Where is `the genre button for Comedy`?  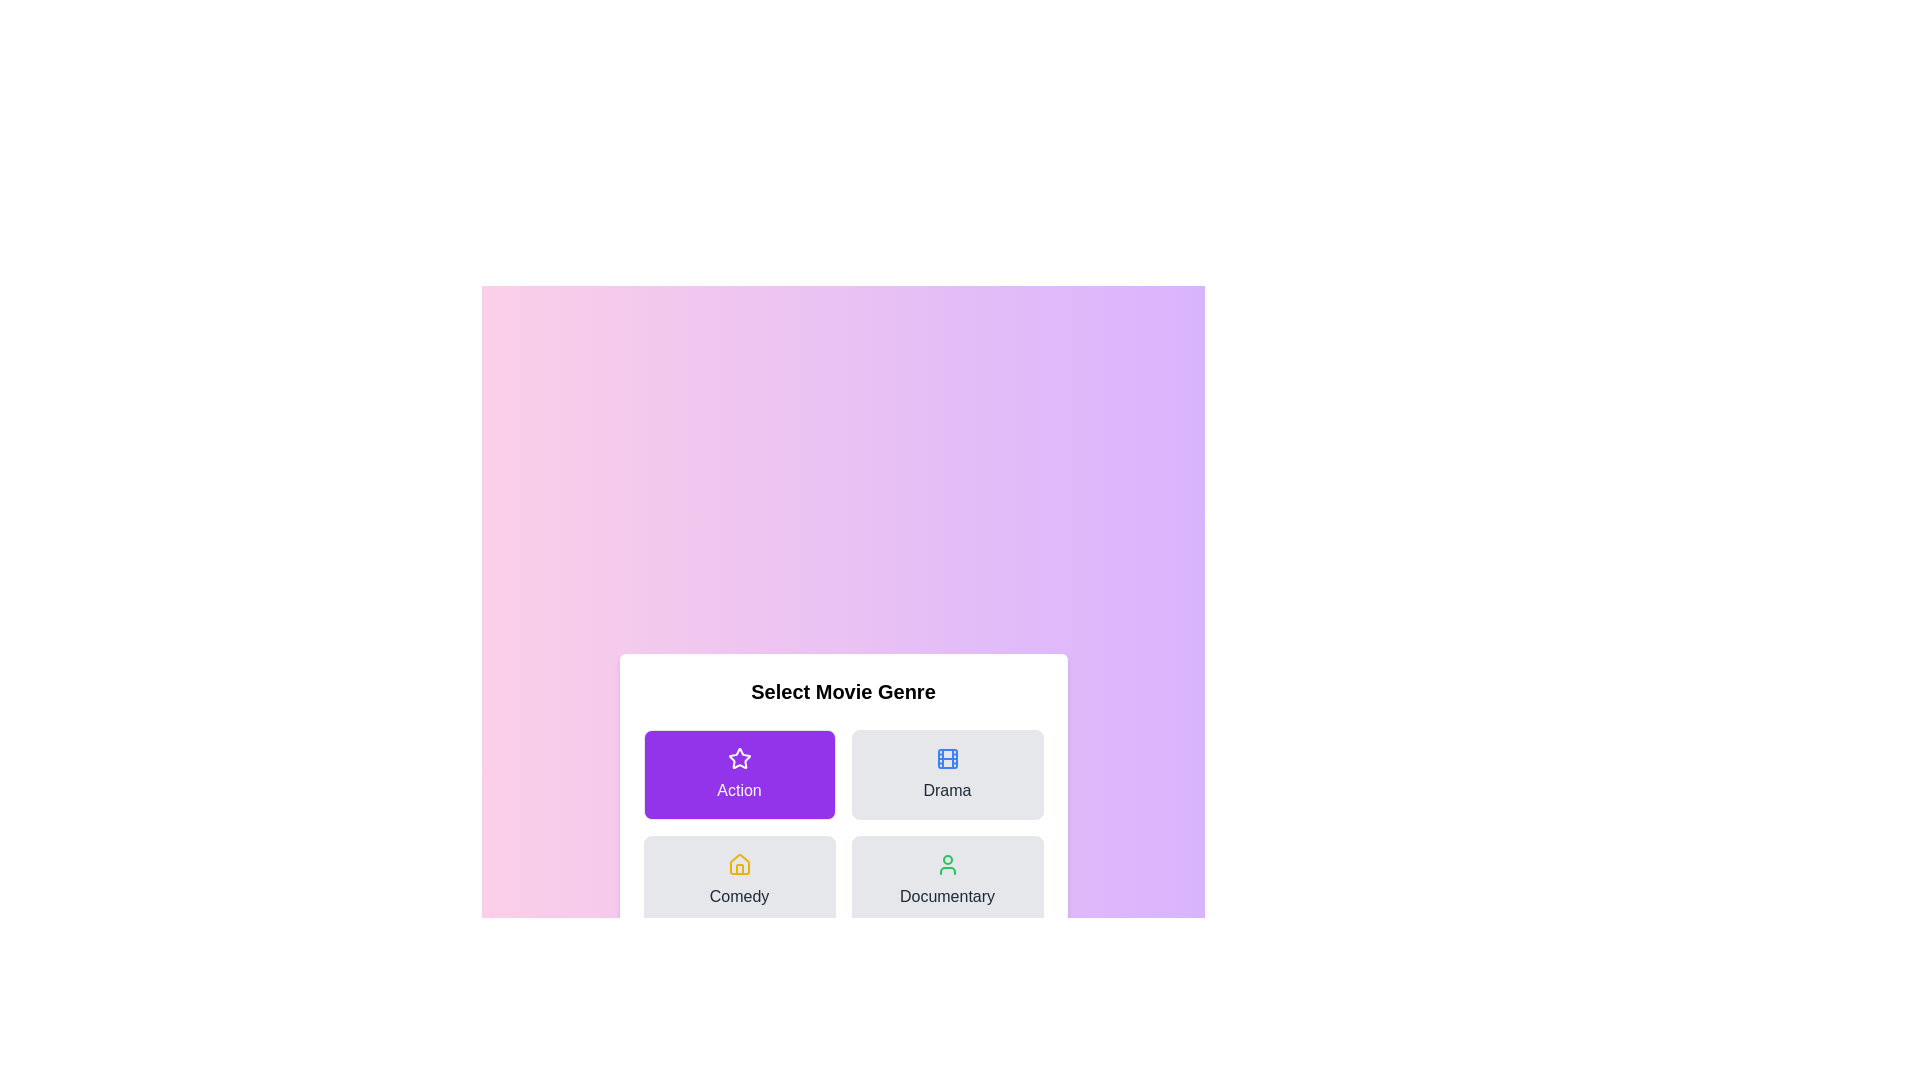 the genre button for Comedy is located at coordinates (738, 879).